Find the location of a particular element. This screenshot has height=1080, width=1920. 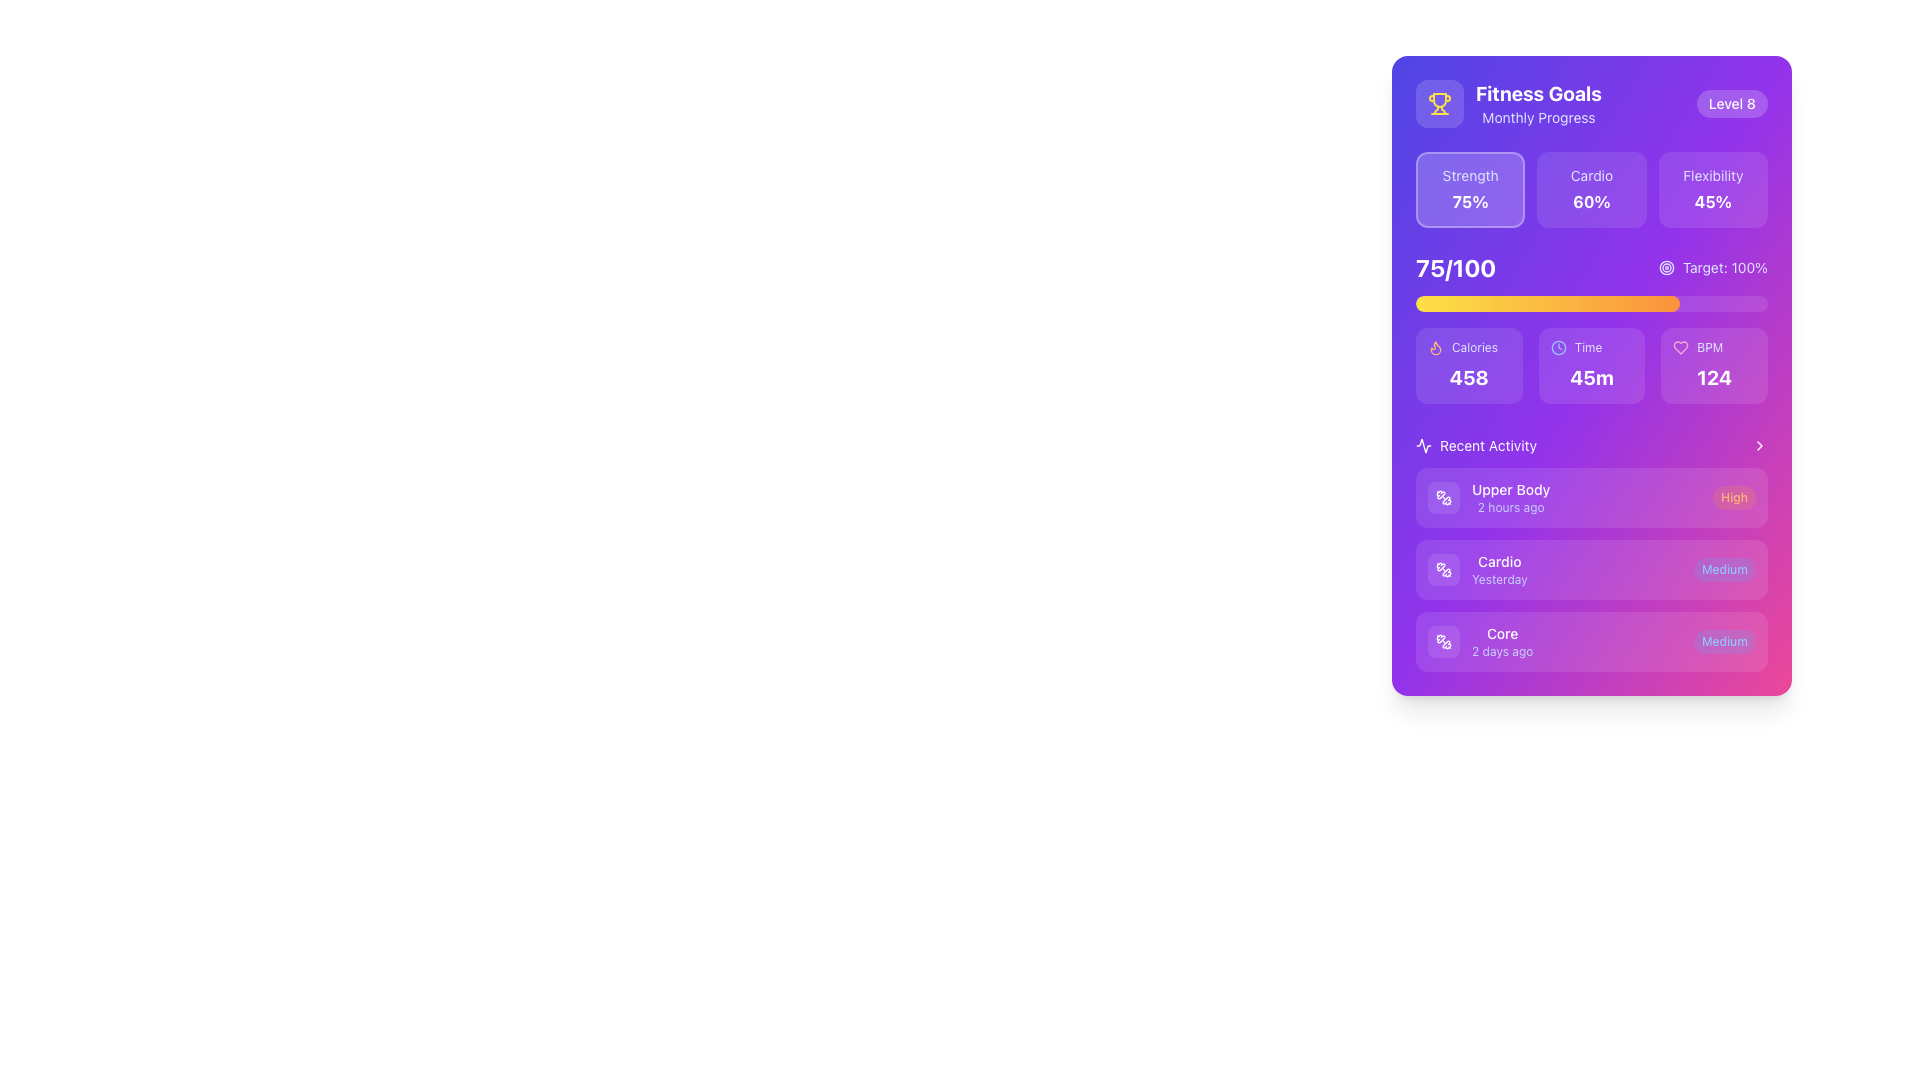

the text label that indicates when the 'Core' activity was last recorded, located beneath the title 'Core' and to the right of the activity icon is located at coordinates (1502, 651).